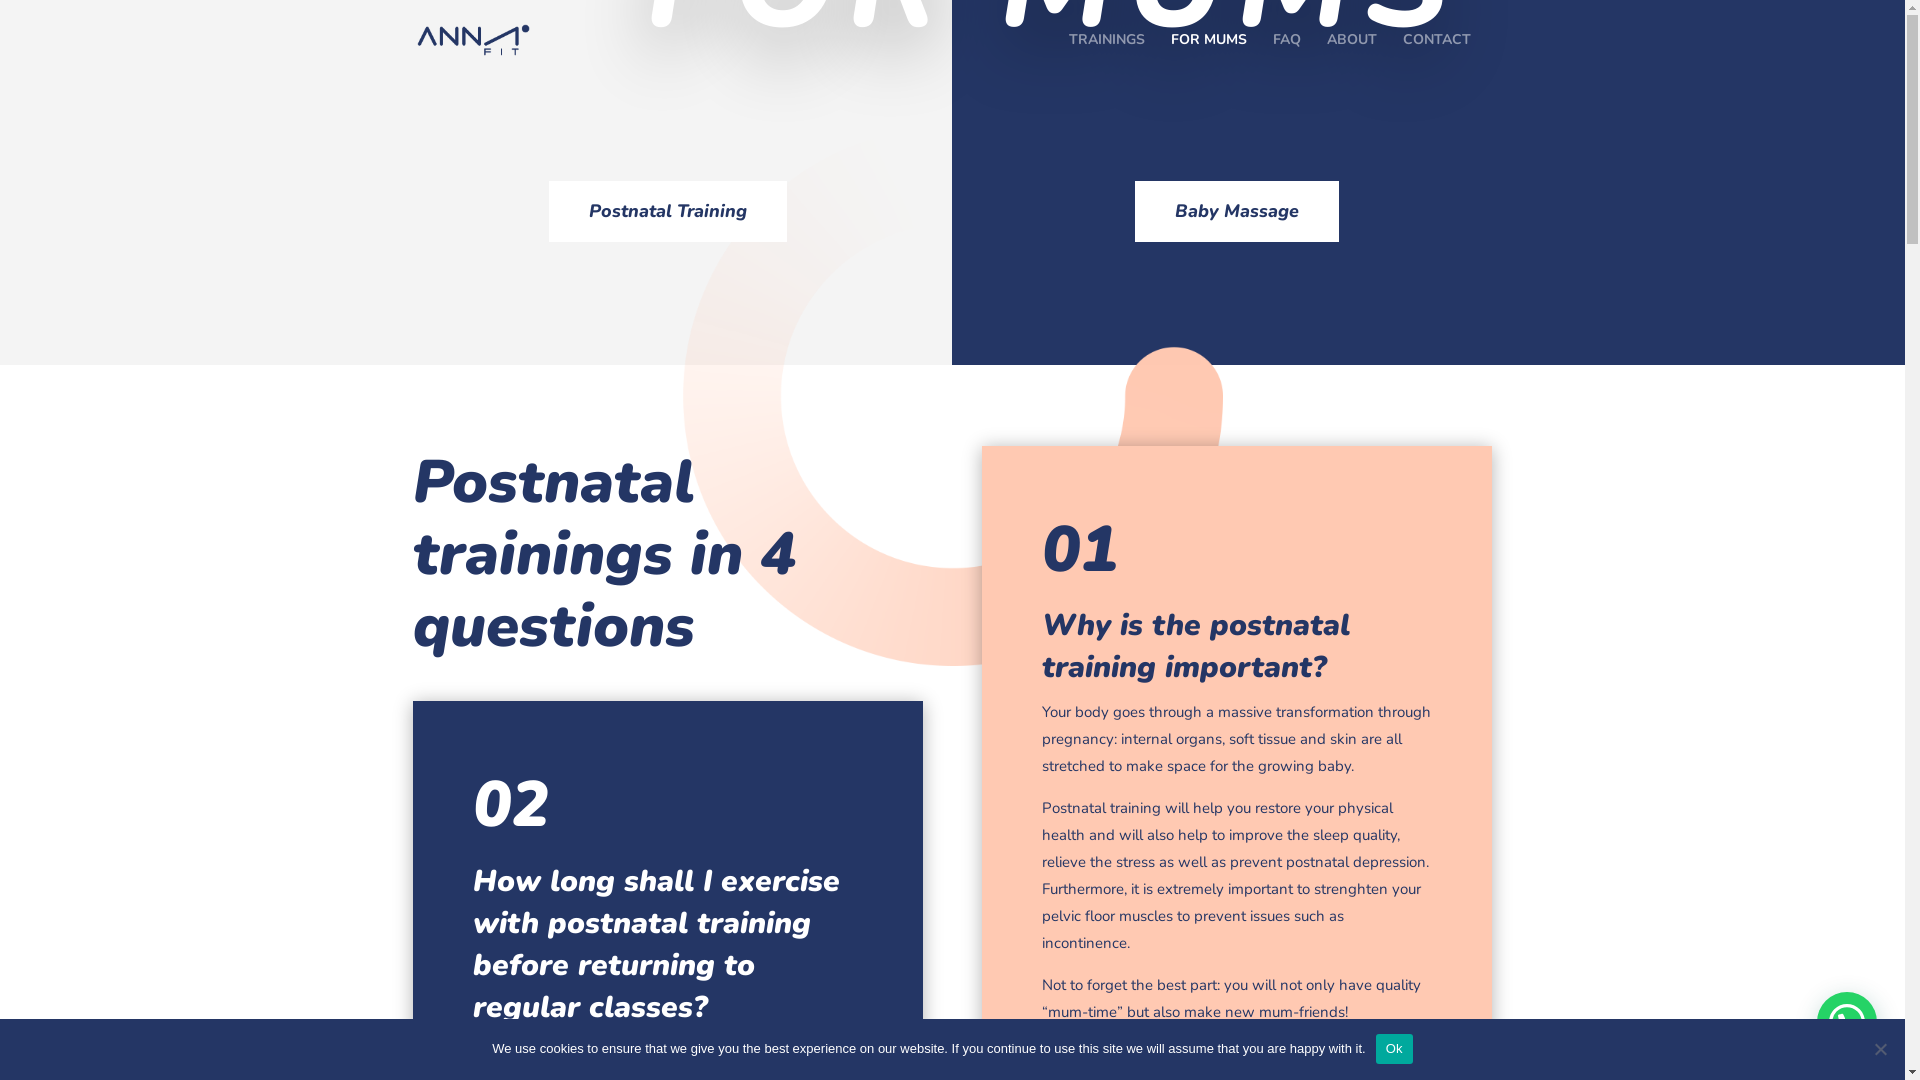 This screenshot has height=1080, width=1920. What do you see at coordinates (1104, 55) in the screenshot?
I see `'TRAININGS'` at bounding box center [1104, 55].